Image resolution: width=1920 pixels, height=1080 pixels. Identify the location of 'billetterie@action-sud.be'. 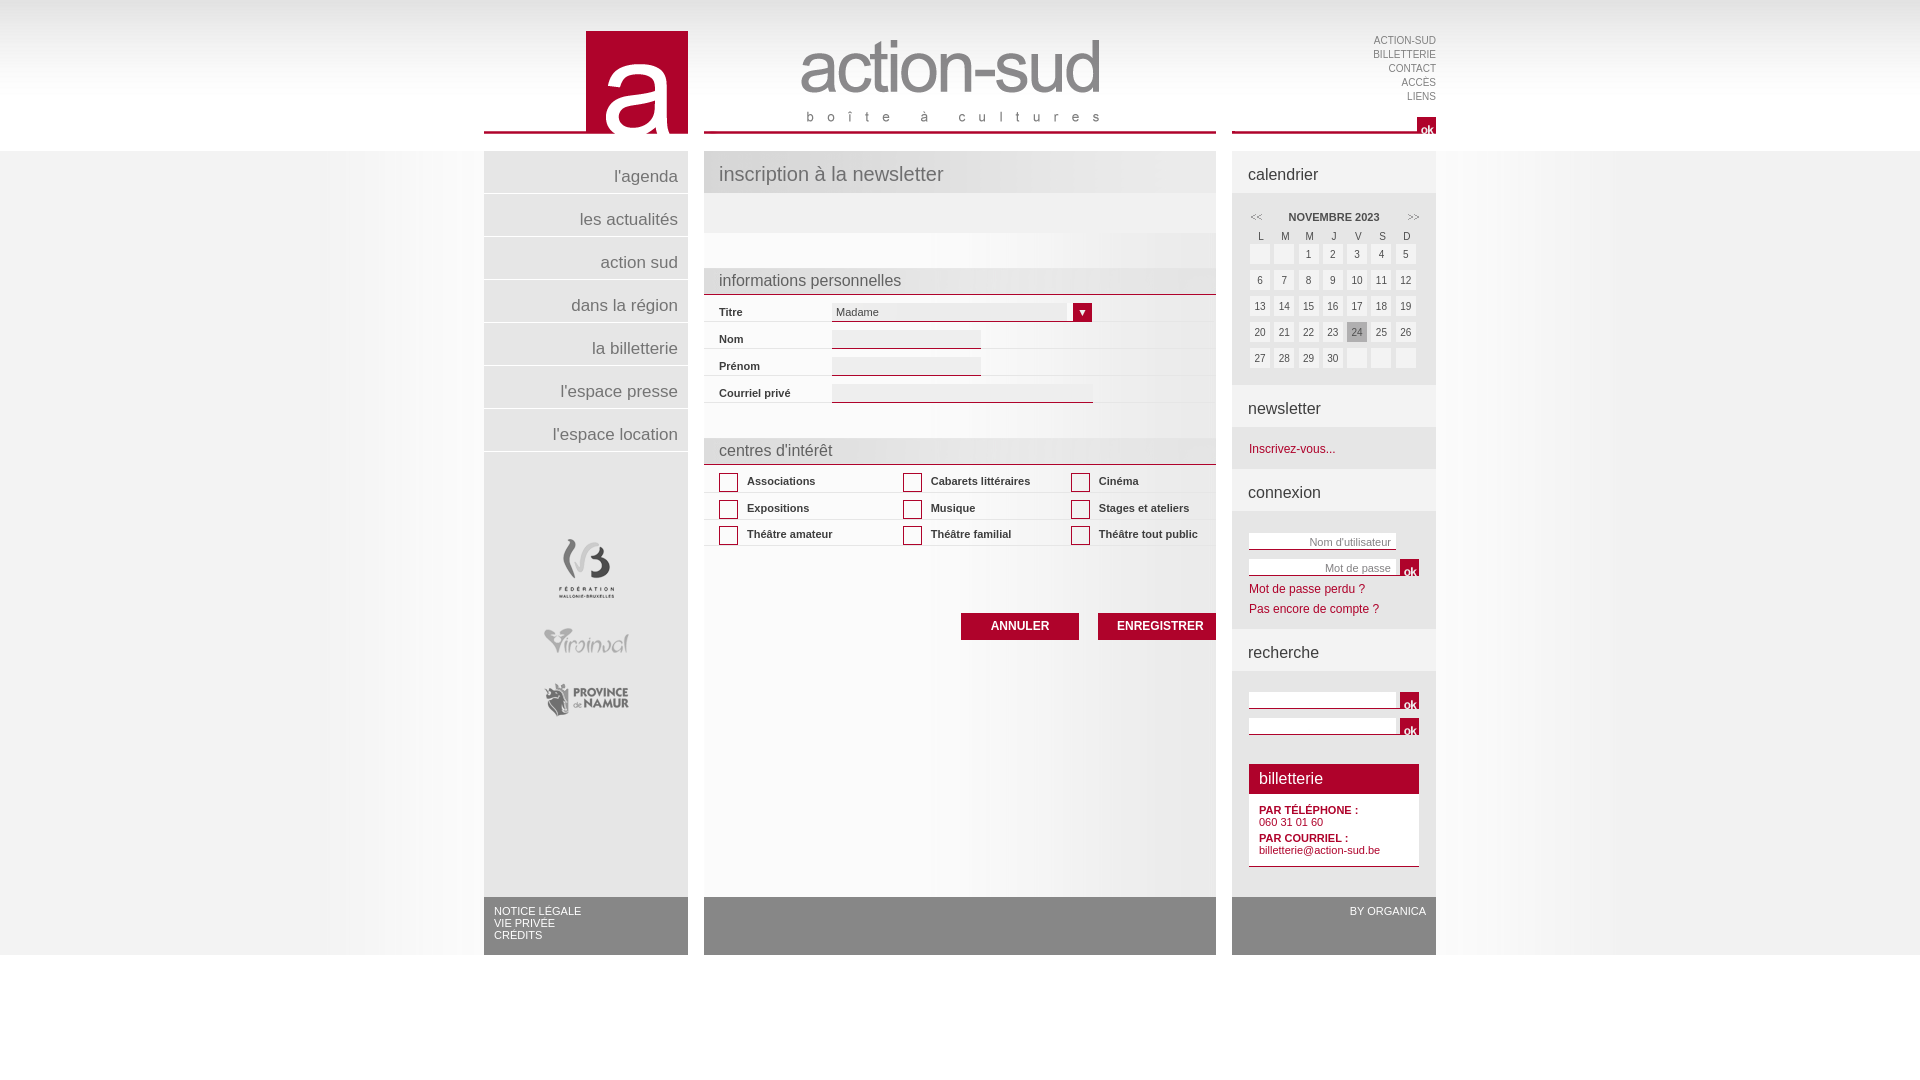
(1257, 849).